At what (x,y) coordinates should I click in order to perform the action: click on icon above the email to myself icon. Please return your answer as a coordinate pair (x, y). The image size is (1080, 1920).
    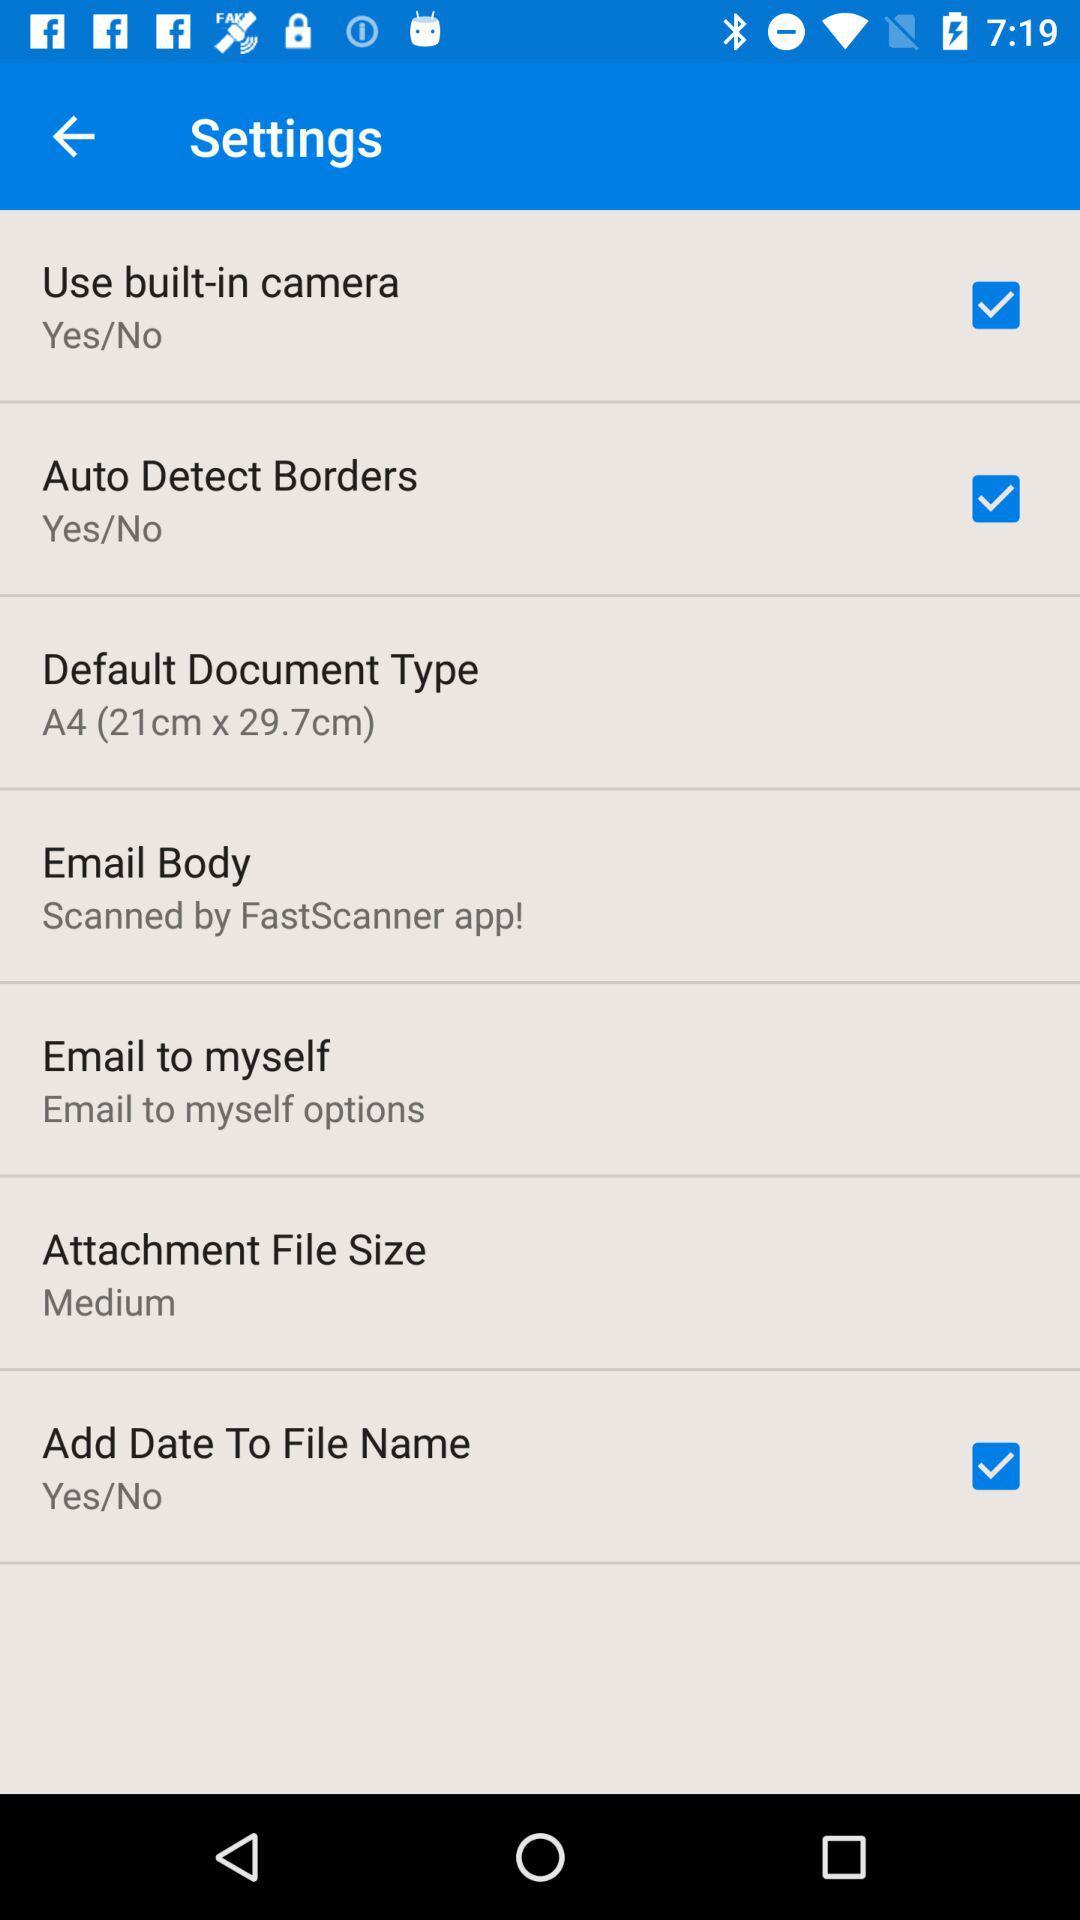
    Looking at the image, I should click on (283, 913).